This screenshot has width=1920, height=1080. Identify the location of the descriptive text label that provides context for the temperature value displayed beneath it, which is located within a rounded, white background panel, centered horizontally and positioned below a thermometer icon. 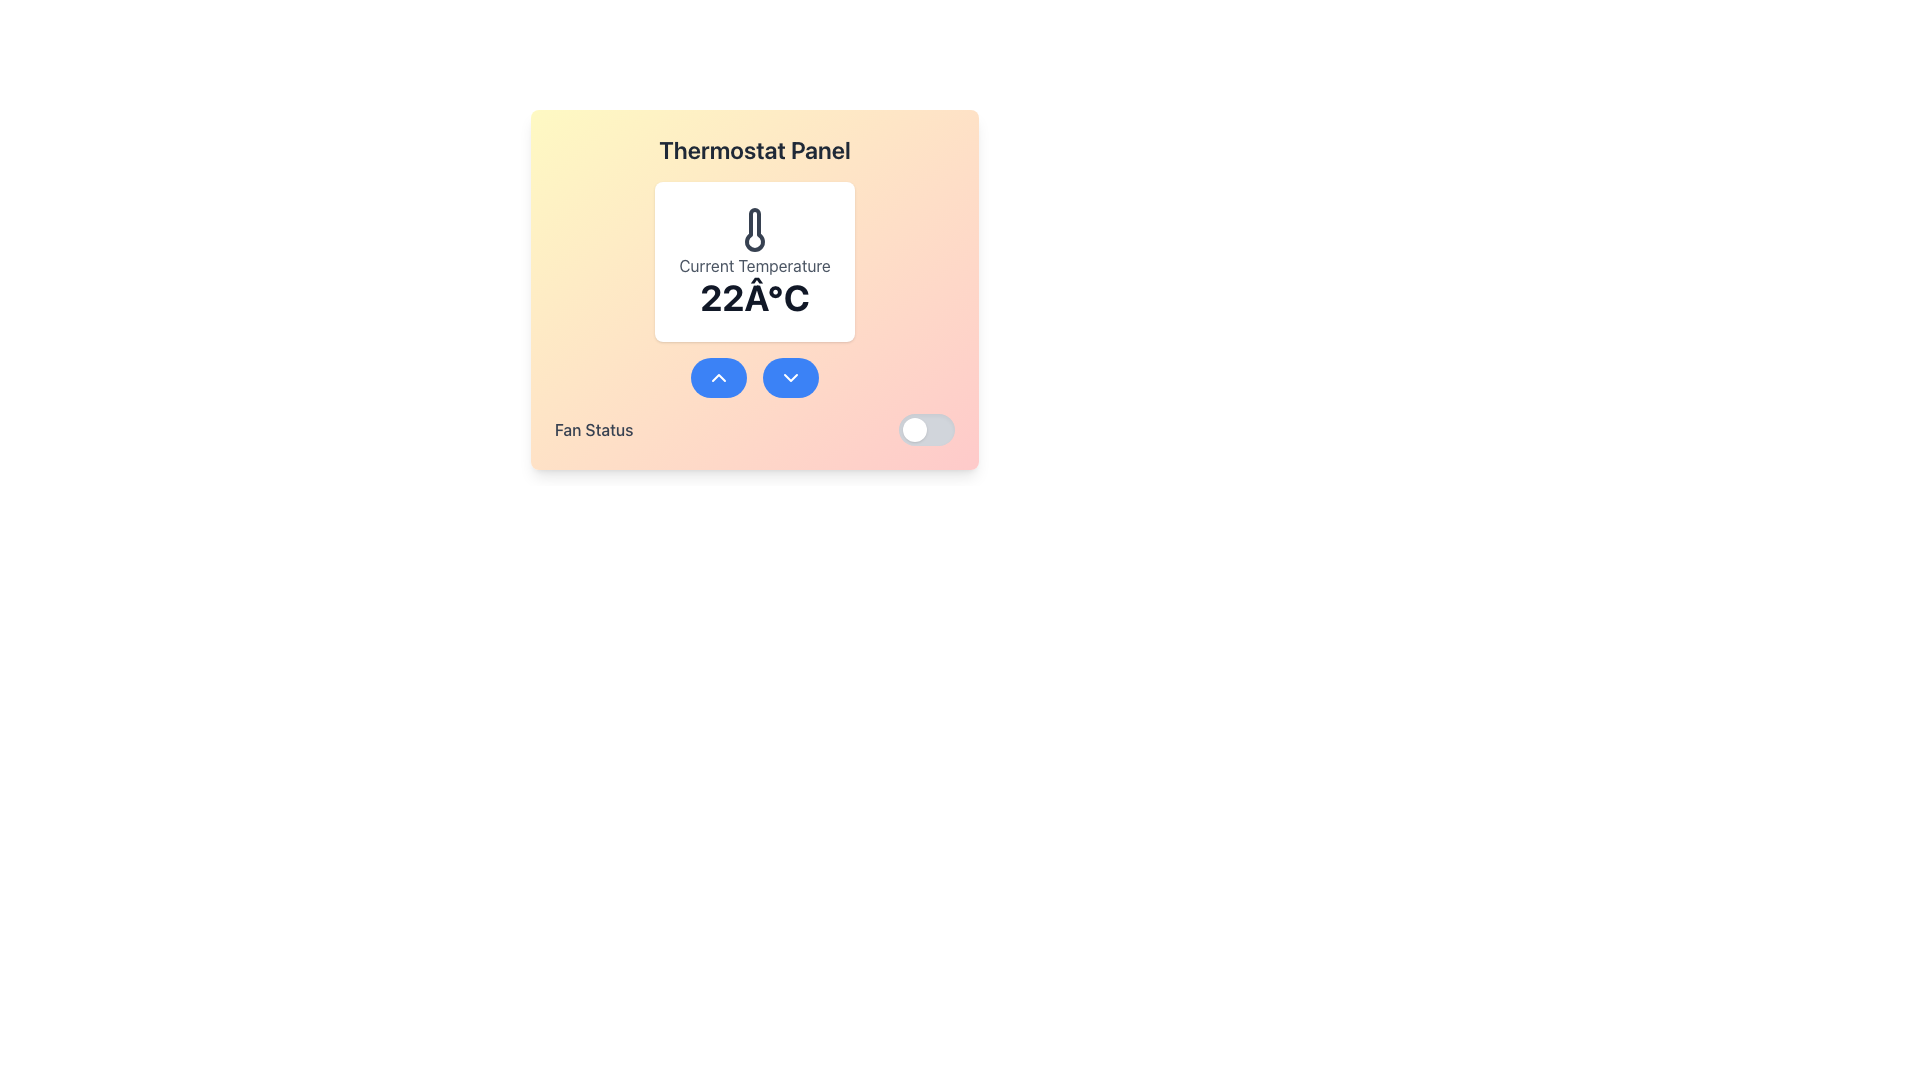
(753, 265).